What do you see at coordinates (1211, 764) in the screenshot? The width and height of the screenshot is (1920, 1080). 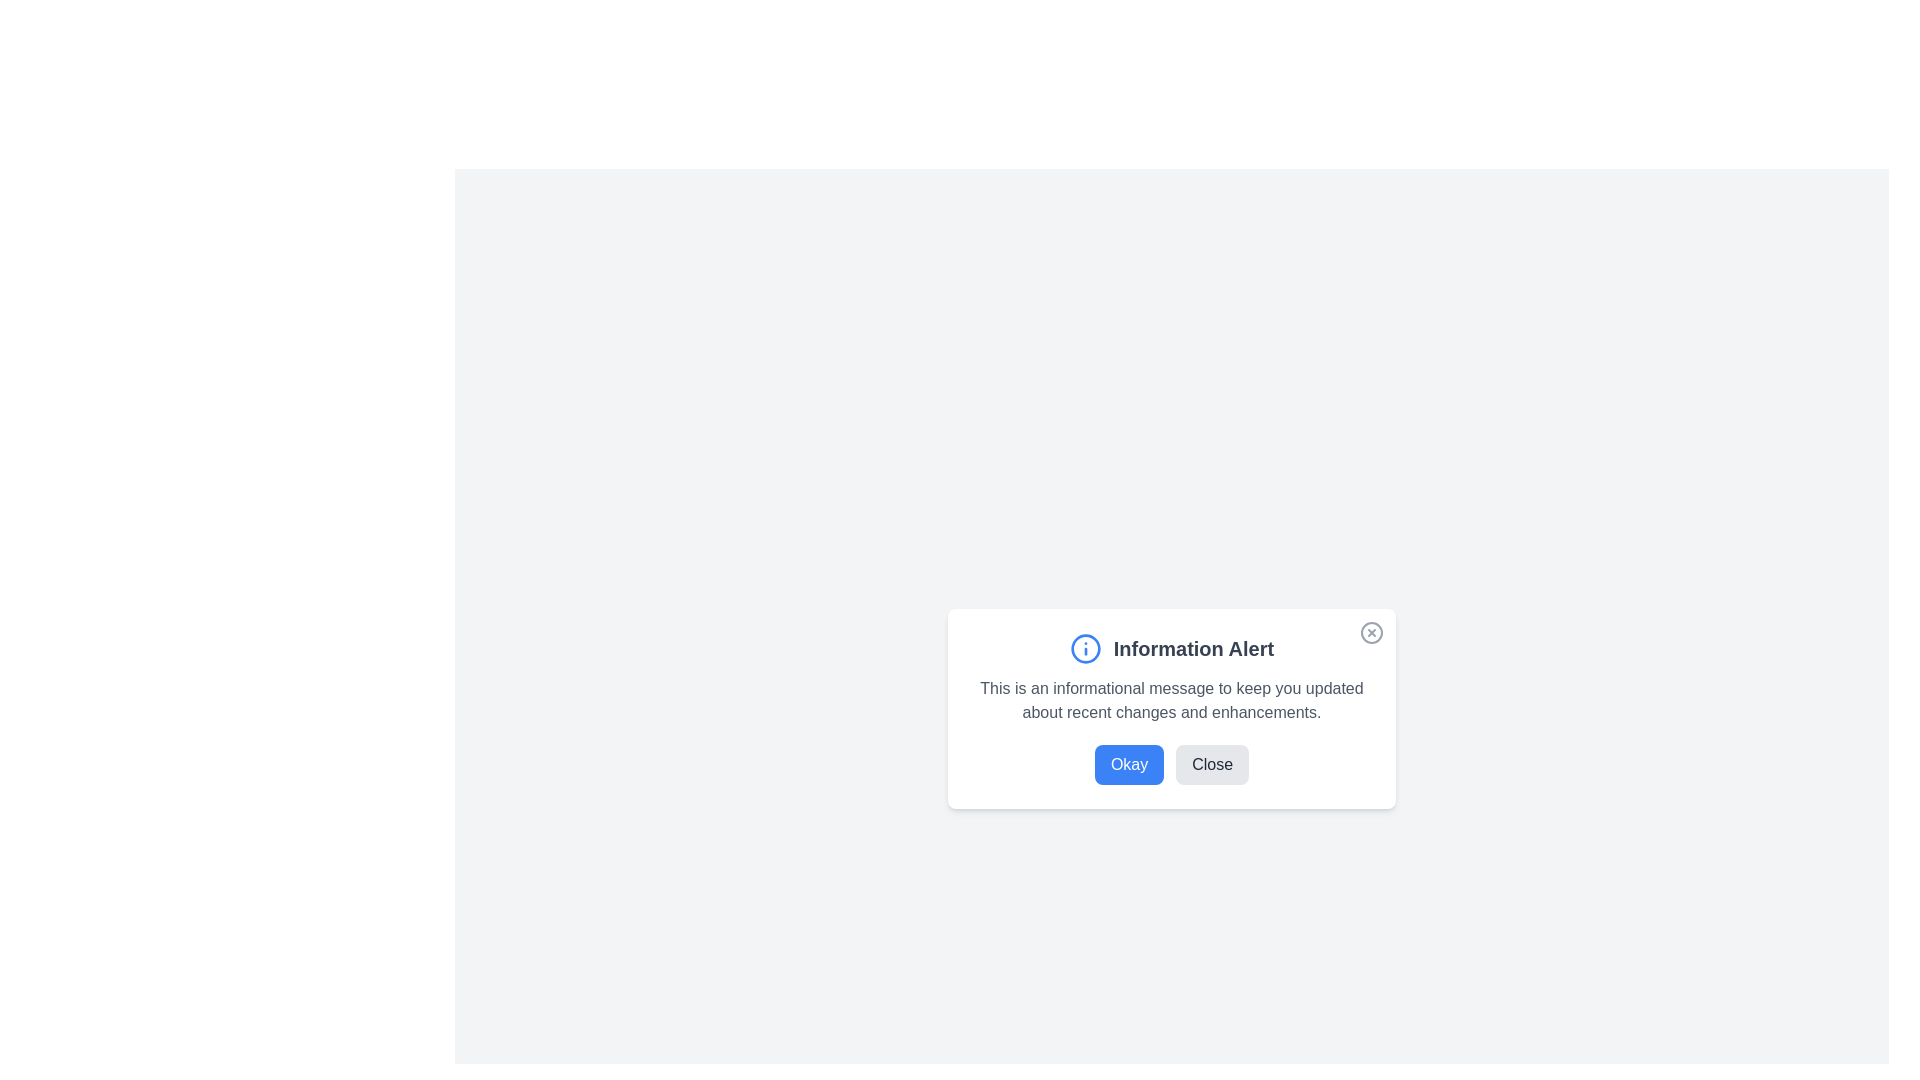 I see `the dismiss button located at the bottom-right corner of the modal dialog box, which is to the immediate right of the 'Okay' button` at bounding box center [1211, 764].